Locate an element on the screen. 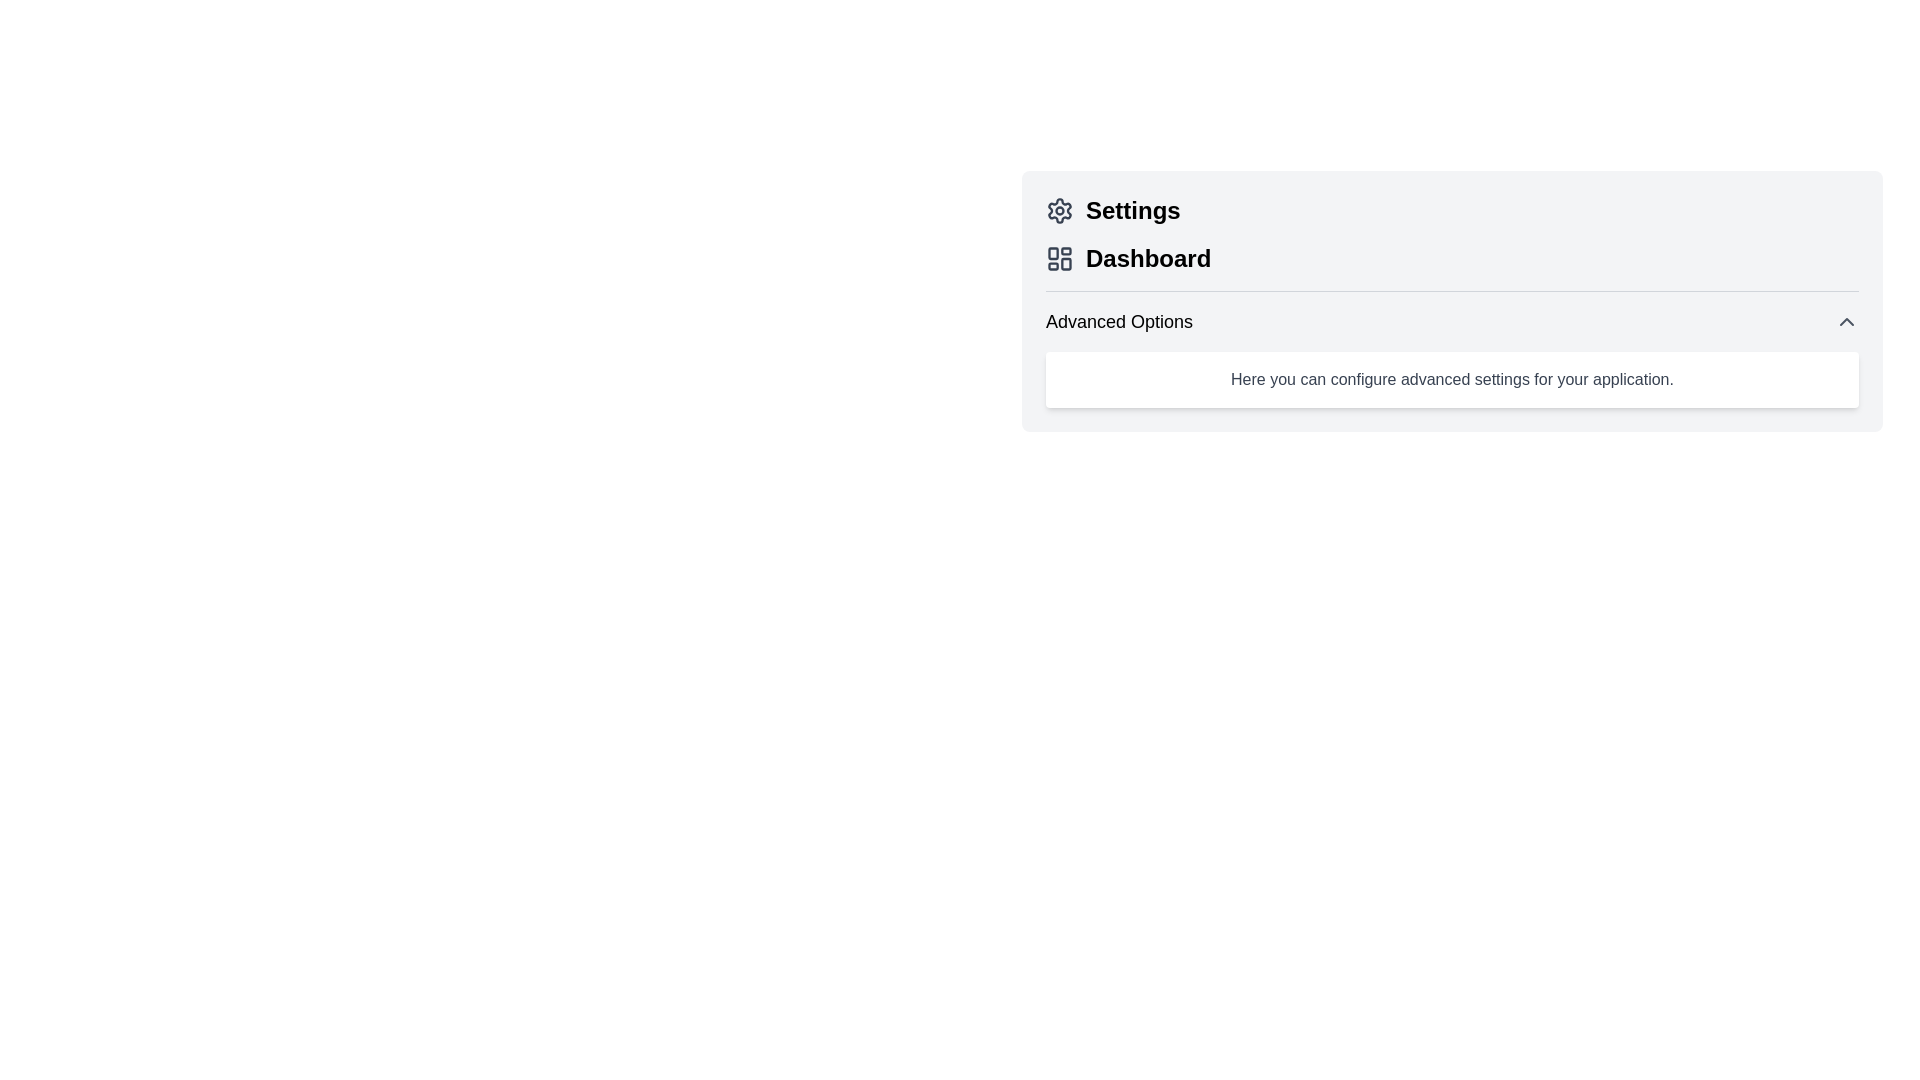 The height and width of the screenshot is (1080, 1920). the top-left rectangle icon within the dashboard icon layout, positioned next to the 'Dashboard' section title is located at coordinates (1052, 252).